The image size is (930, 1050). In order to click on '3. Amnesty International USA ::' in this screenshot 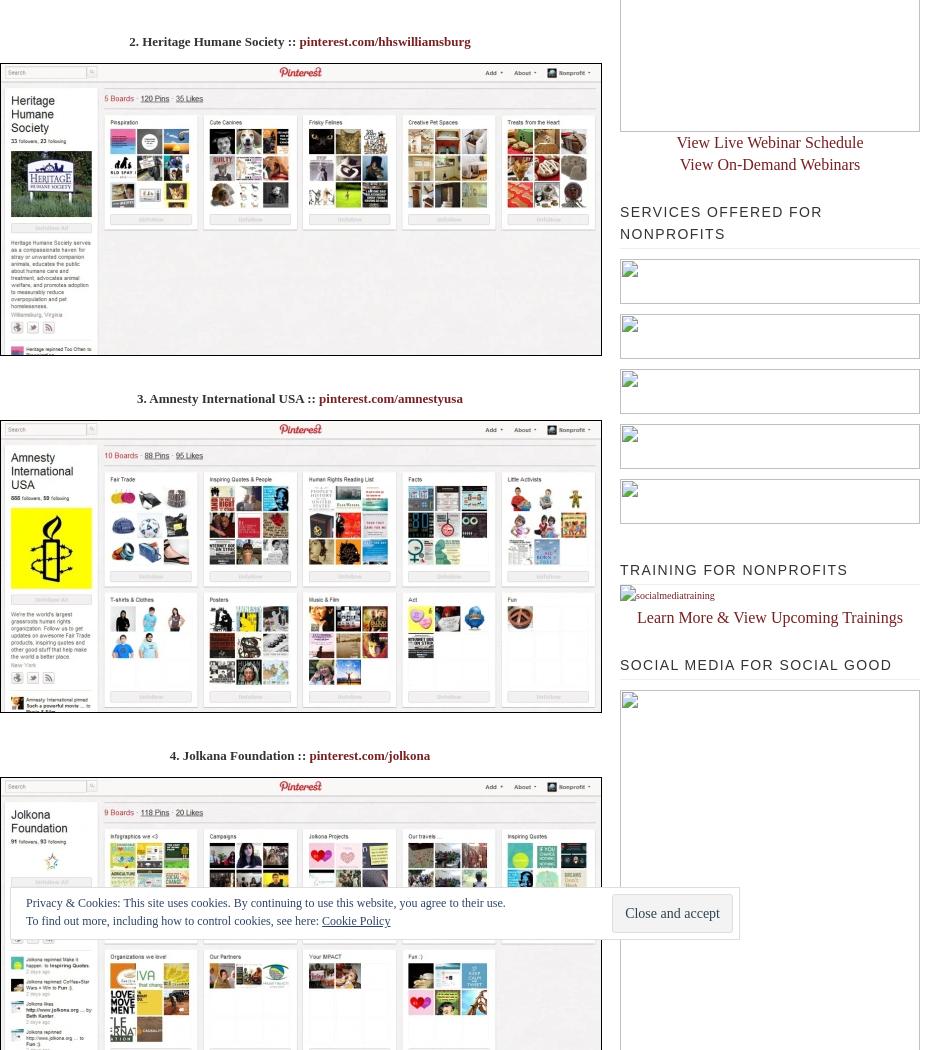, I will do `click(224, 397)`.